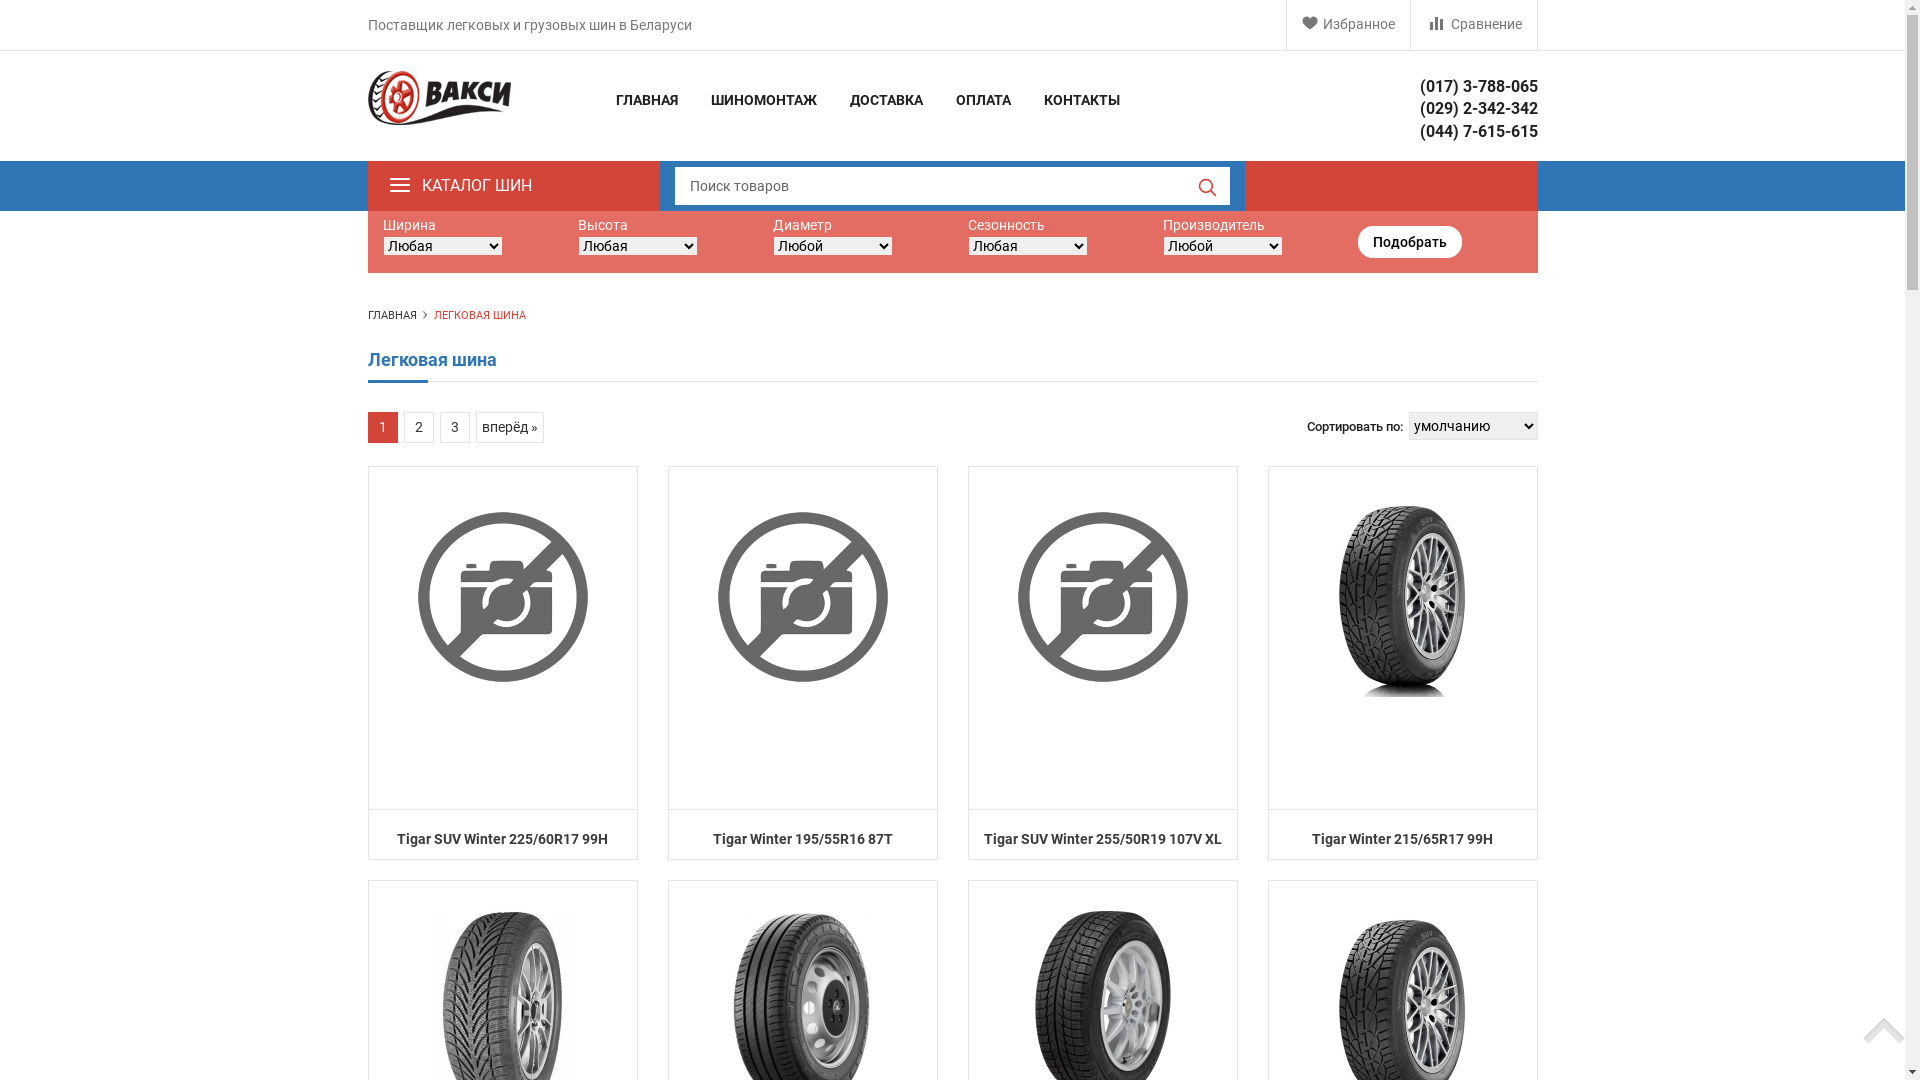 The height and width of the screenshot is (1080, 1920). I want to click on 'Tigar SUV Winter 255/50R19 107V XL', so click(1102, 839).